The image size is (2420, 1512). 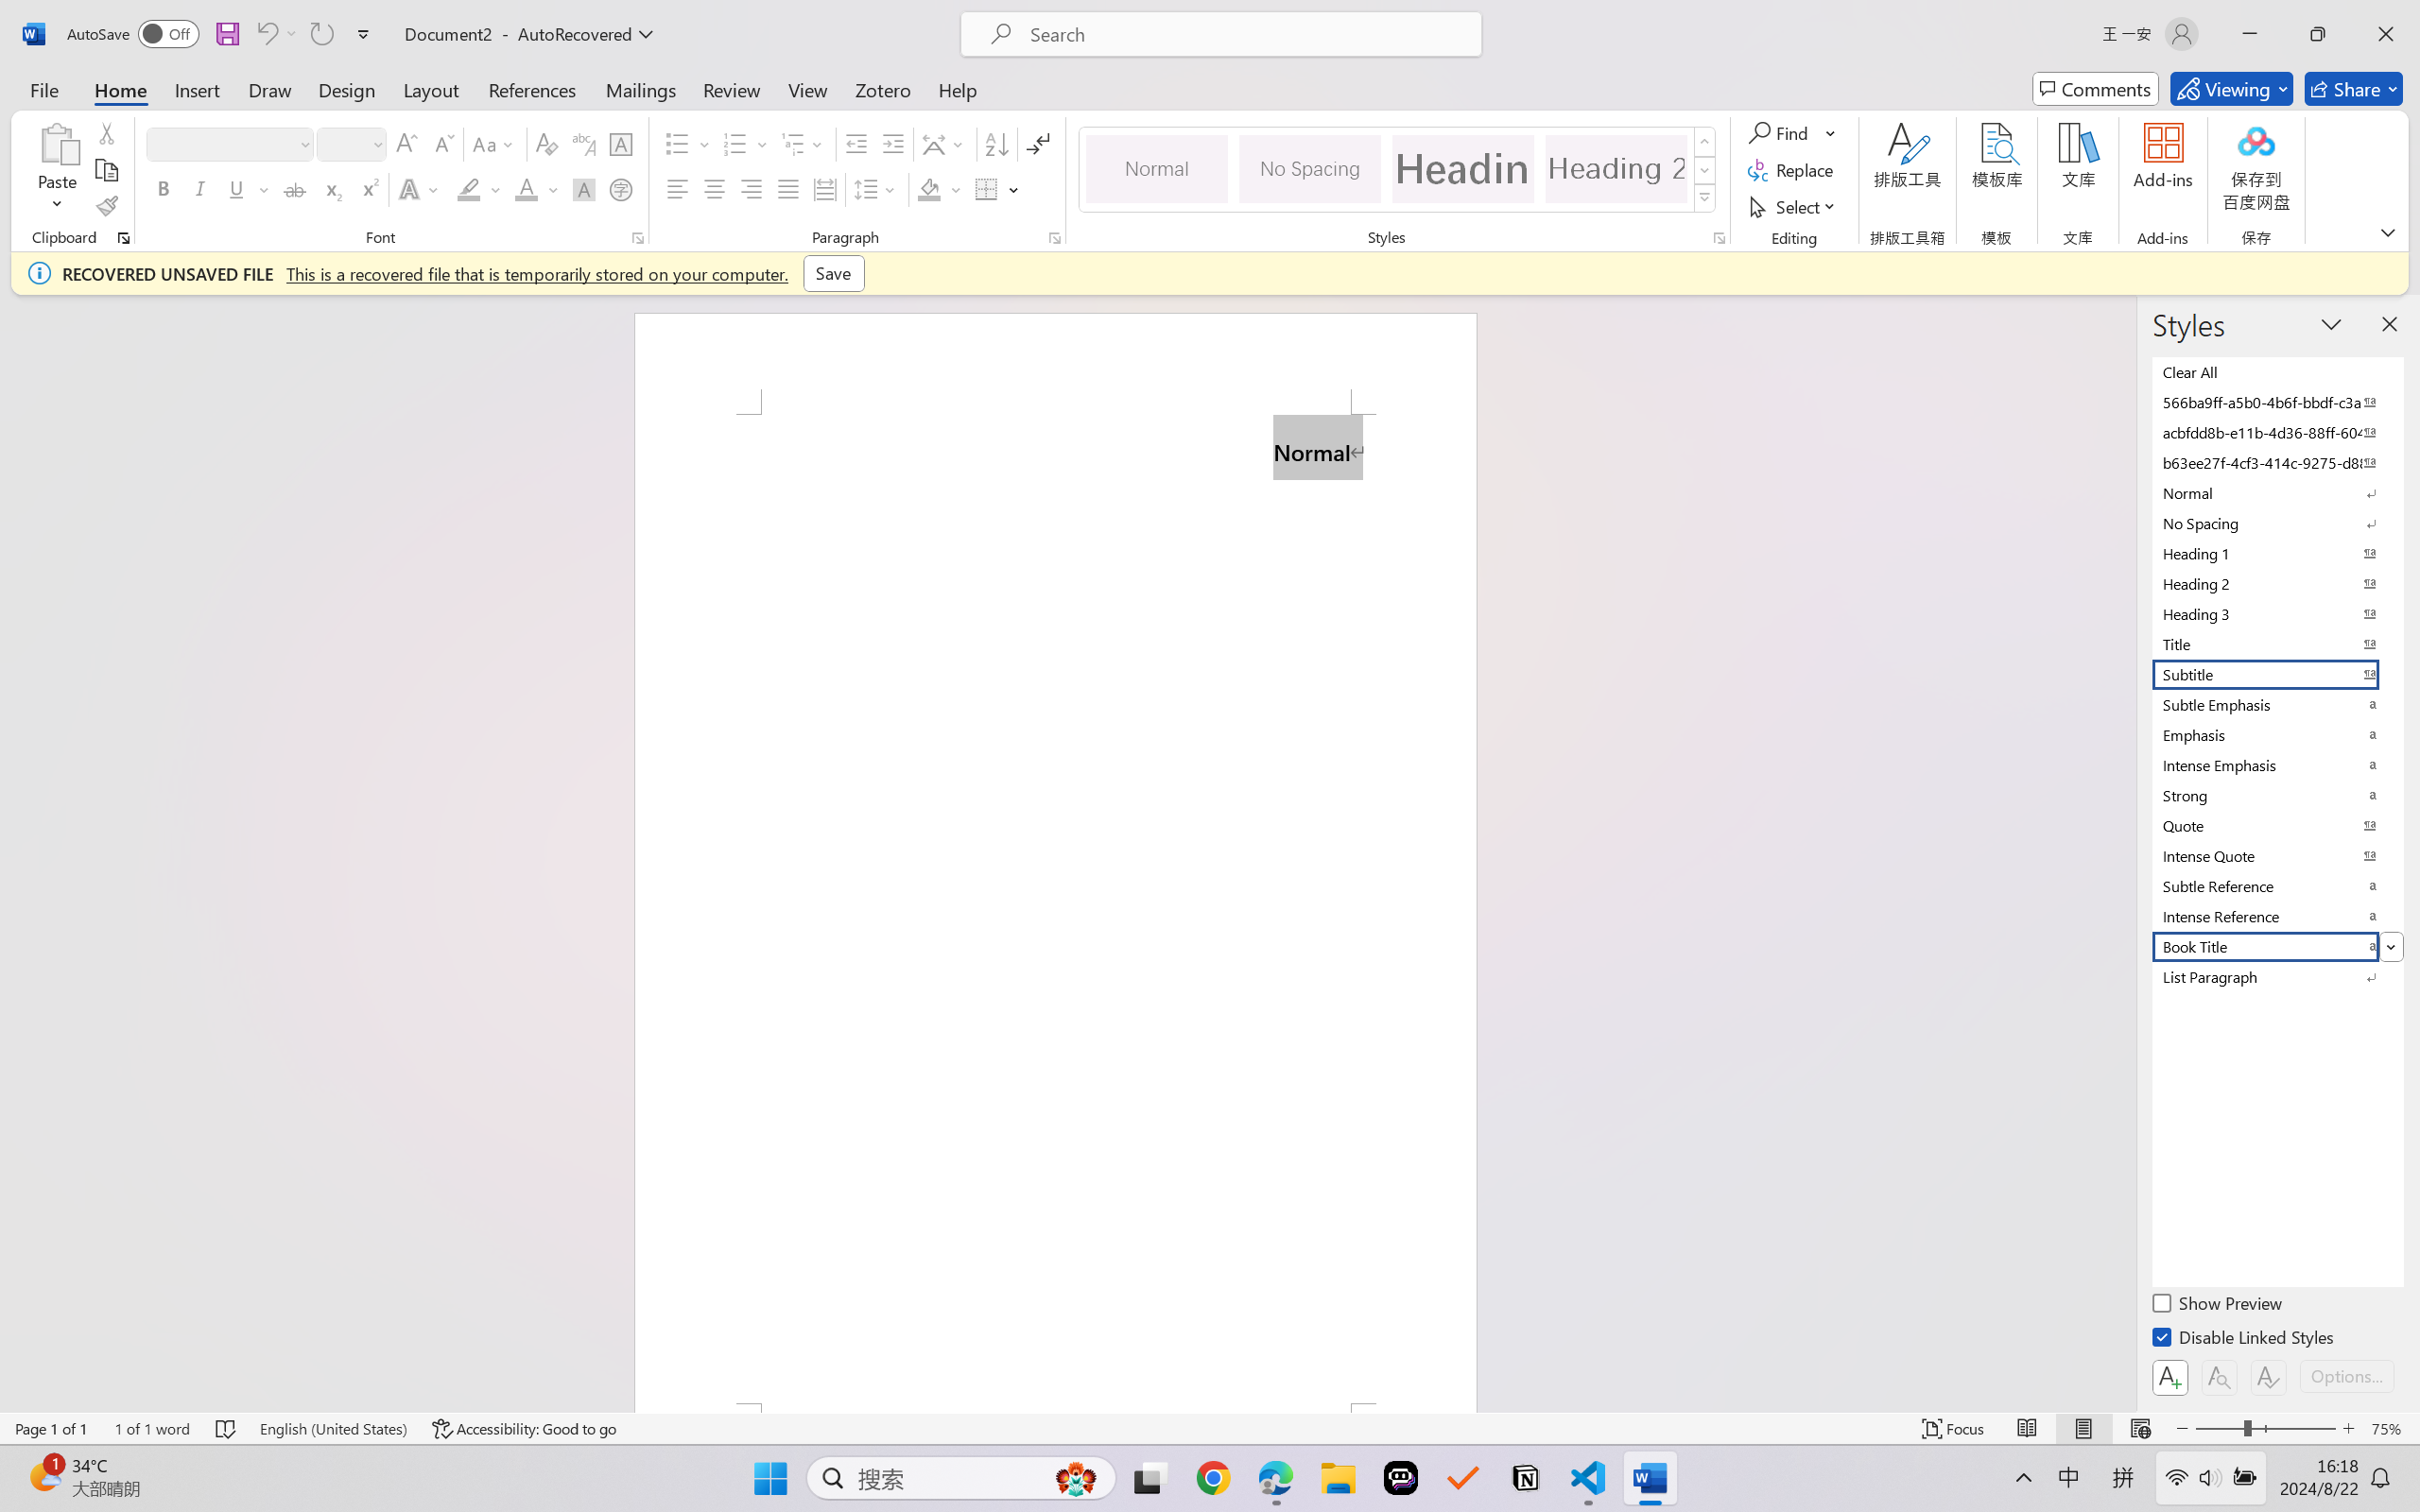 I want to click on 'Bold', so click(x=164, y=188).